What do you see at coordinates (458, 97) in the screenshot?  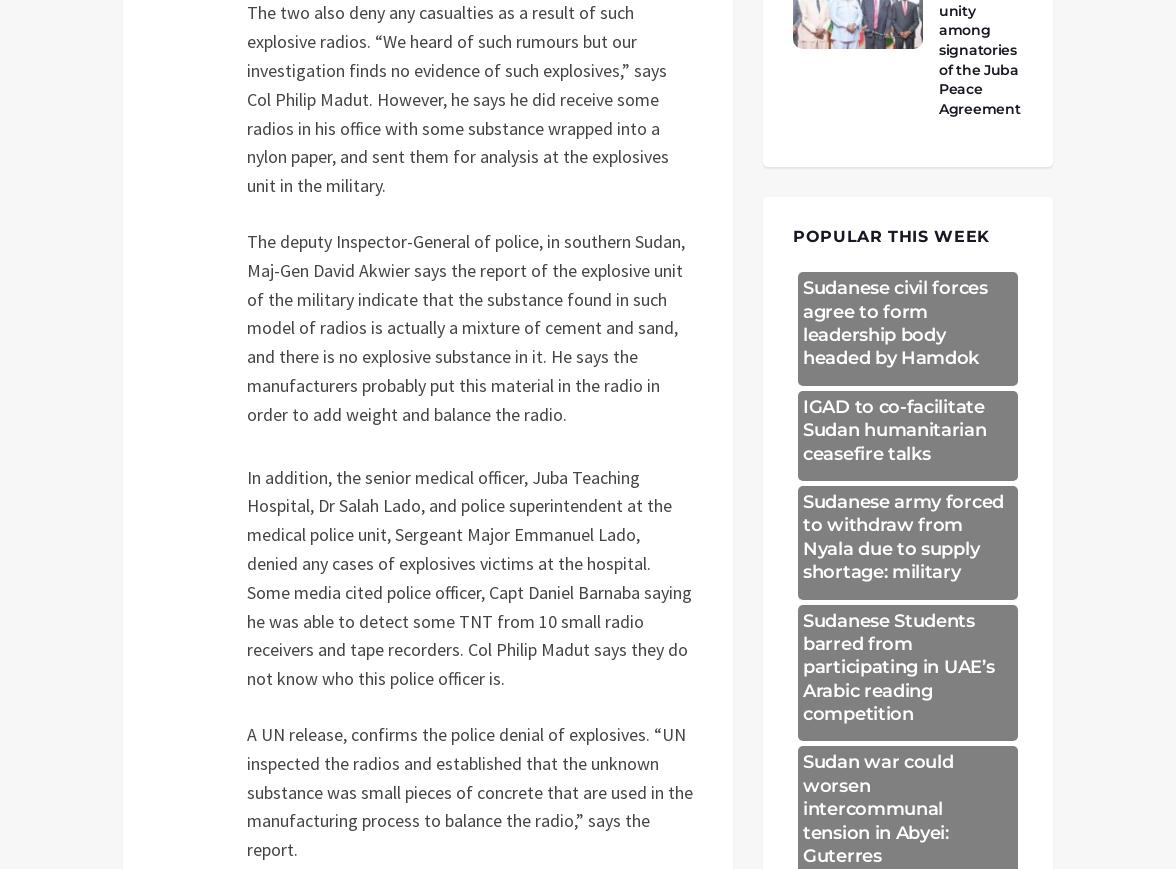 I see `'The two also deny any casualties as a result of such explosive radios. “We heard of such rumours but our investigation finds no evidence of such explosives,” says Col Philip Madut. However, he says he did receive some radios in his office with some substance wrapped into a nylon paper, and sent them for analysis at the explosives unit in the military.'` at bounding box center [458, 97].